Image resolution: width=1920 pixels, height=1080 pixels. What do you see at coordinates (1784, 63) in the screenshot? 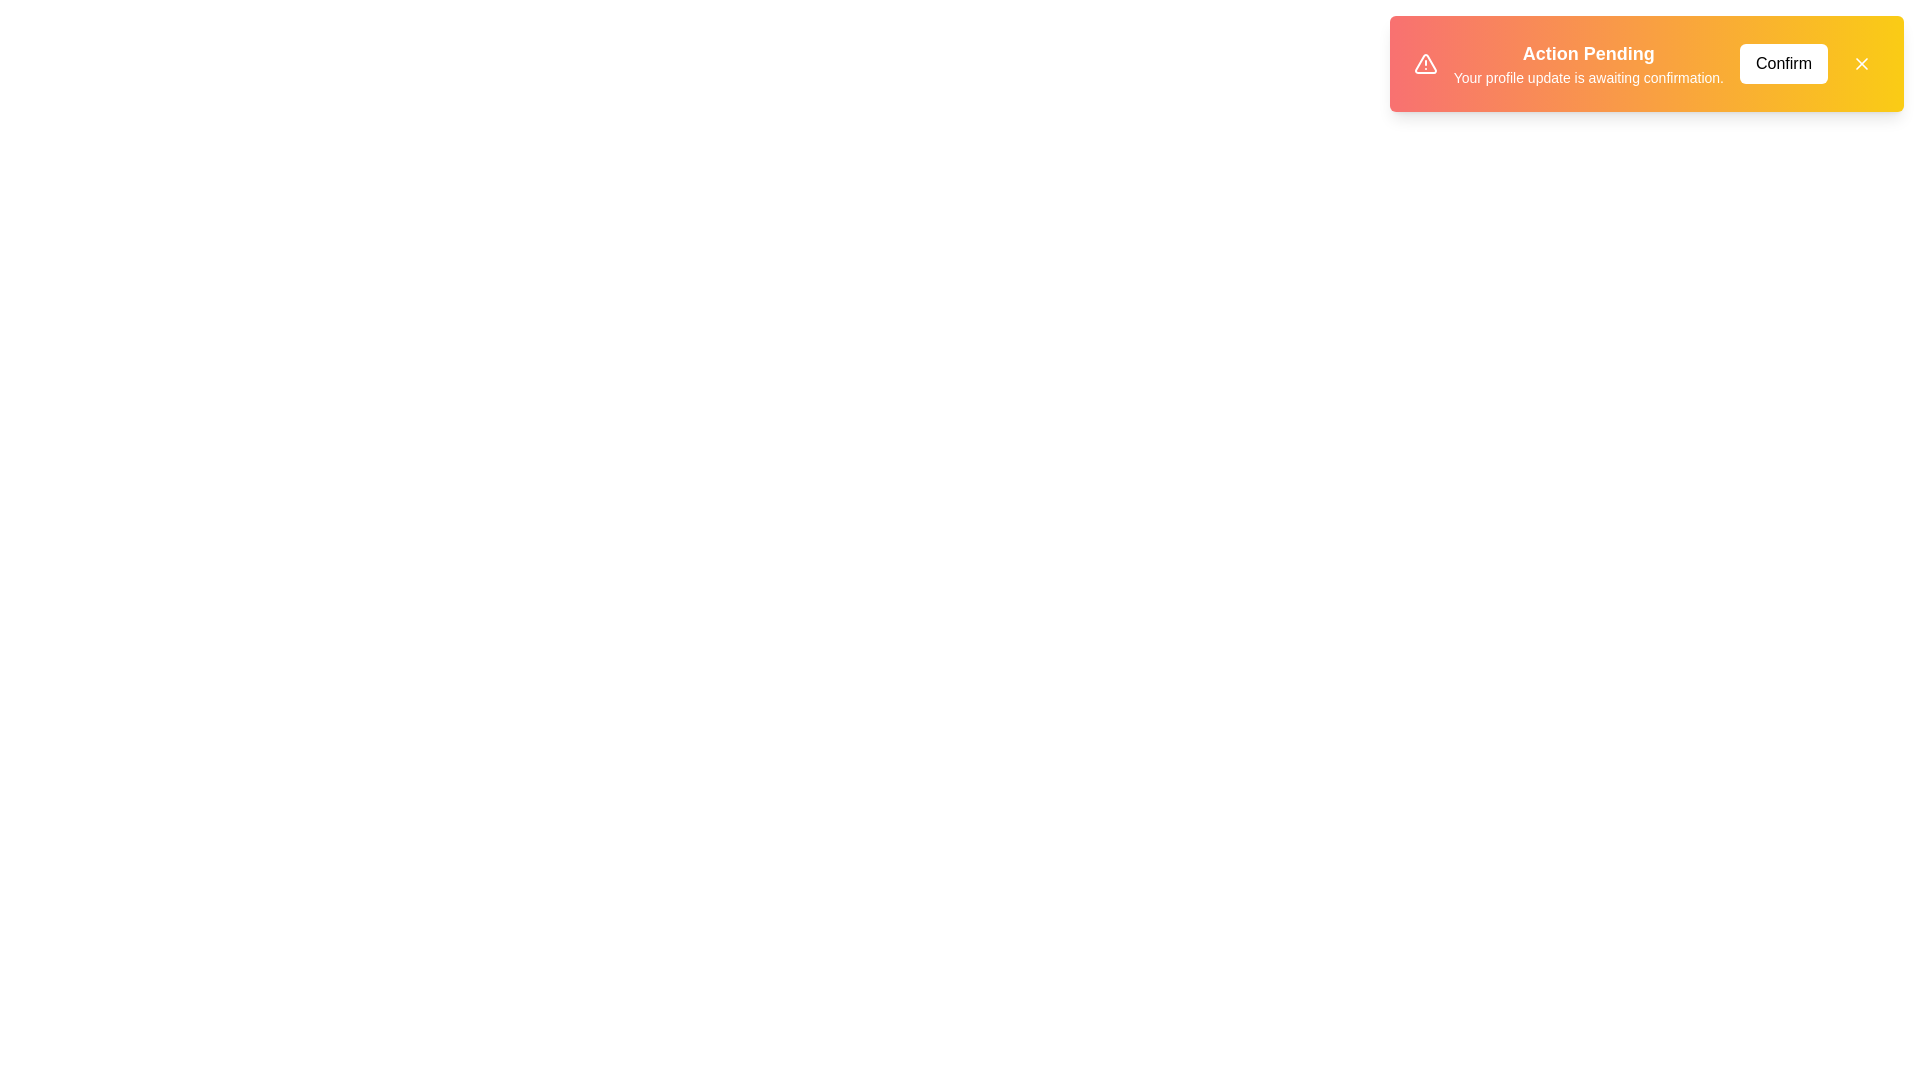
I see `the Confirm button to observe its hover effect` at bounding box center [1784, 63].